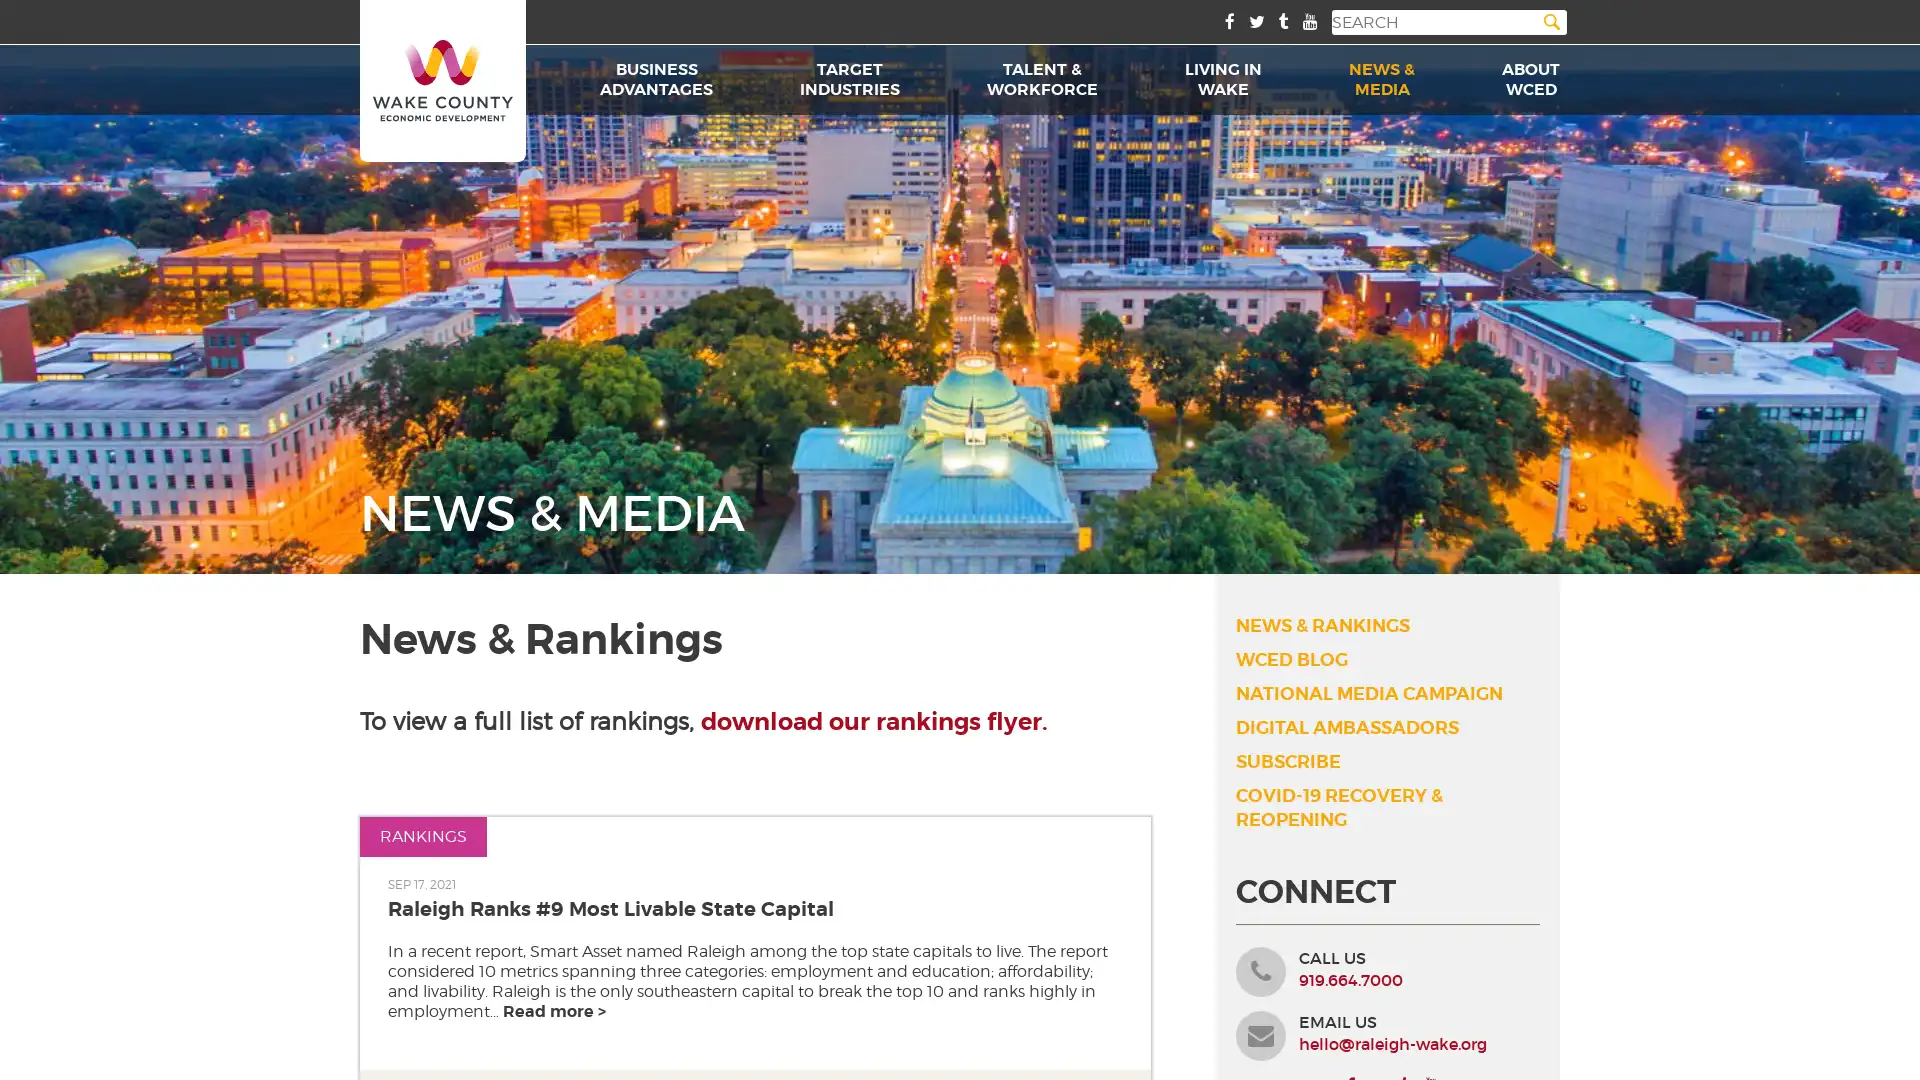 This screenshot has width=1920, height=1080. Describe the element at coordinates (1550, 22) in the screenshot. I see `Search` at that location.